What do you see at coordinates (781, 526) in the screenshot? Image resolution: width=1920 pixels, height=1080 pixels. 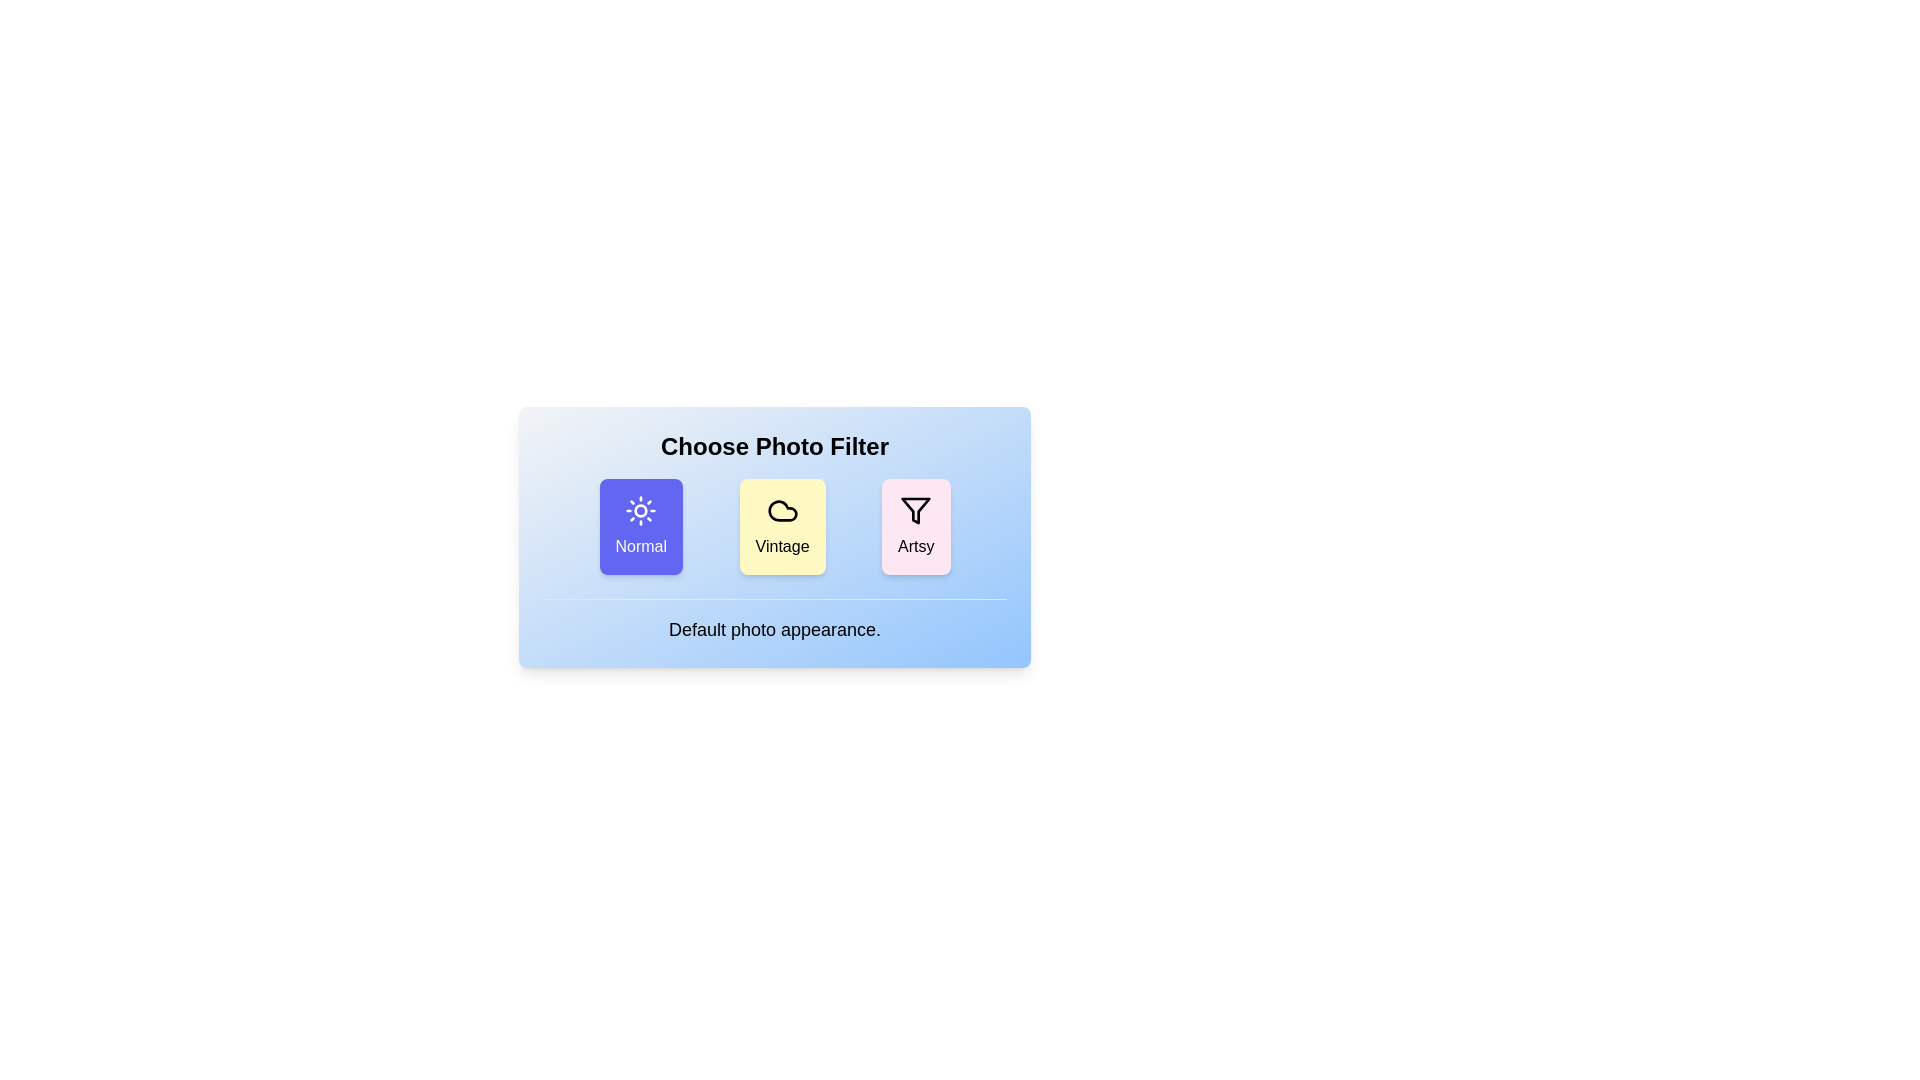 I see `the photo filter Vintage by clicking on its corresponding button` at bounding box center [781, 526].